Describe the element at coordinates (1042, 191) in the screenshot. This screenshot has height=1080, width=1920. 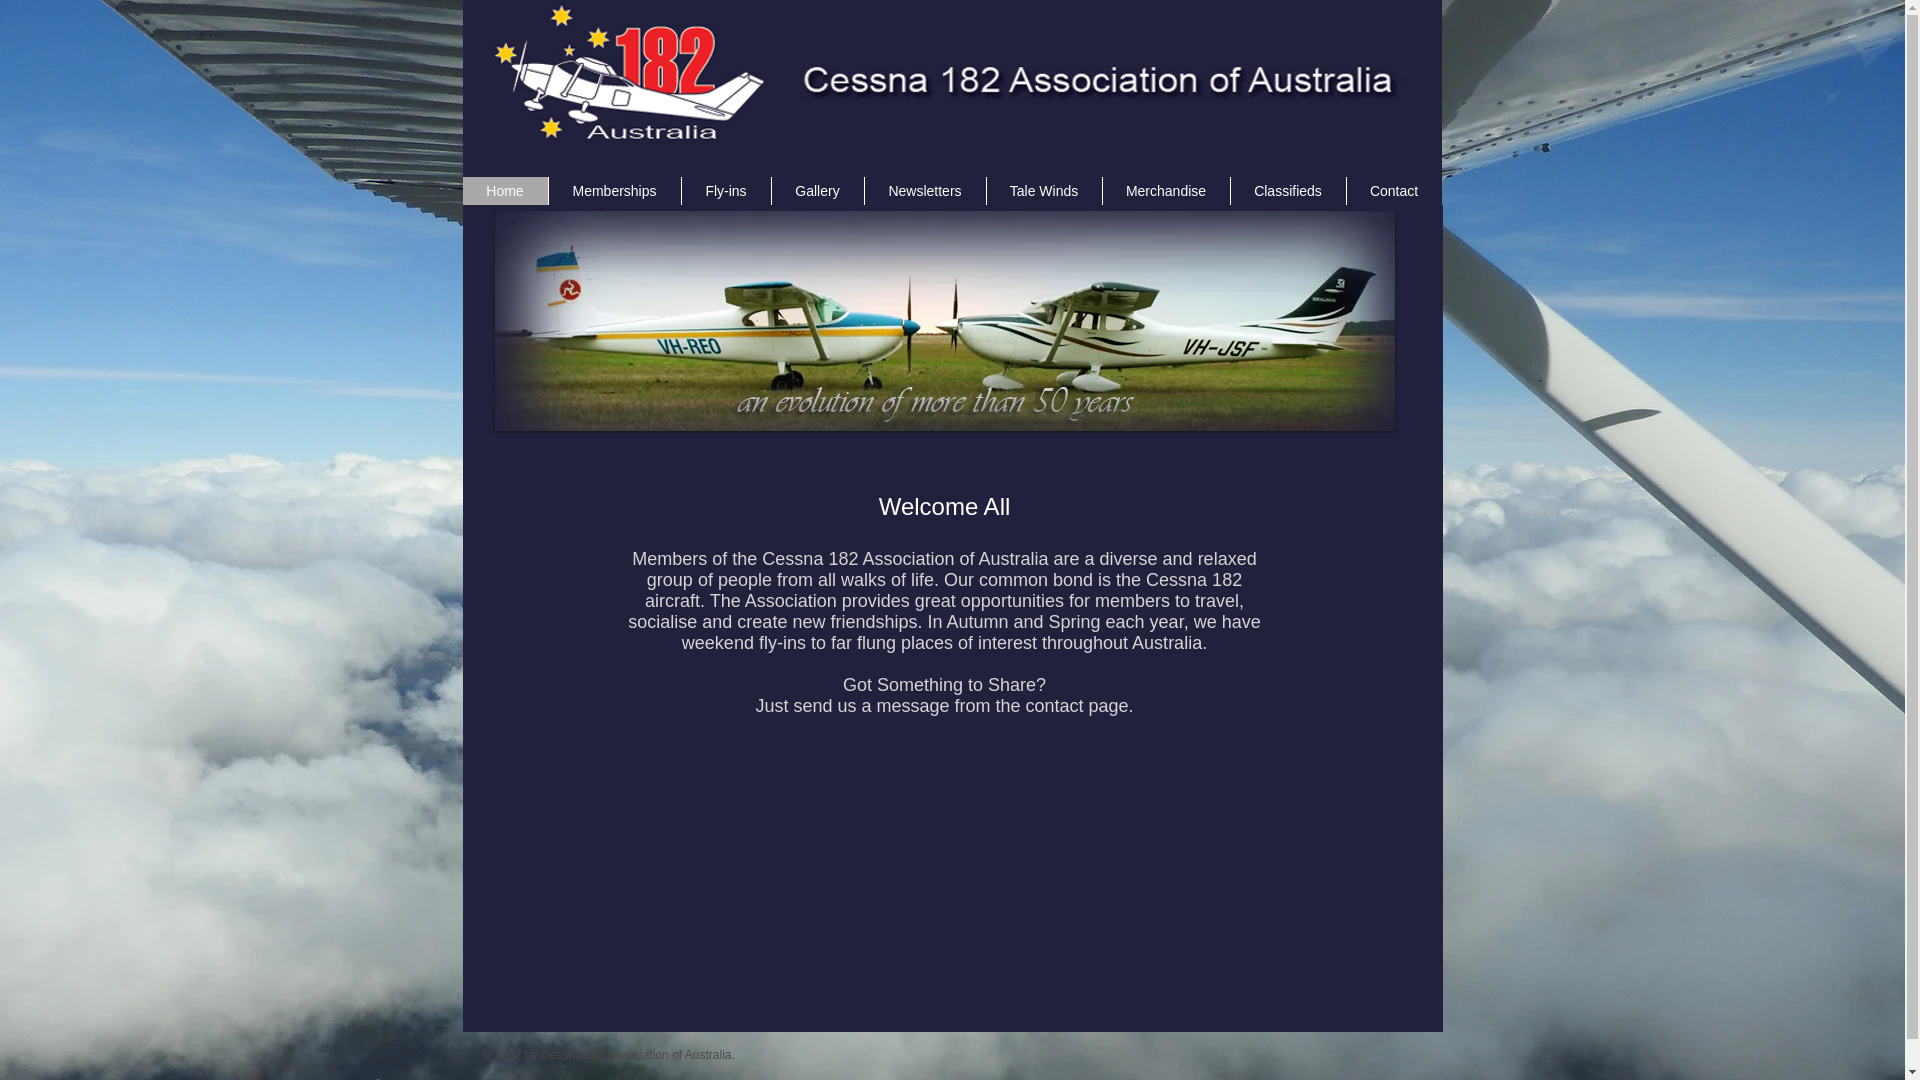
I see `'Tale Winds'` at that location.